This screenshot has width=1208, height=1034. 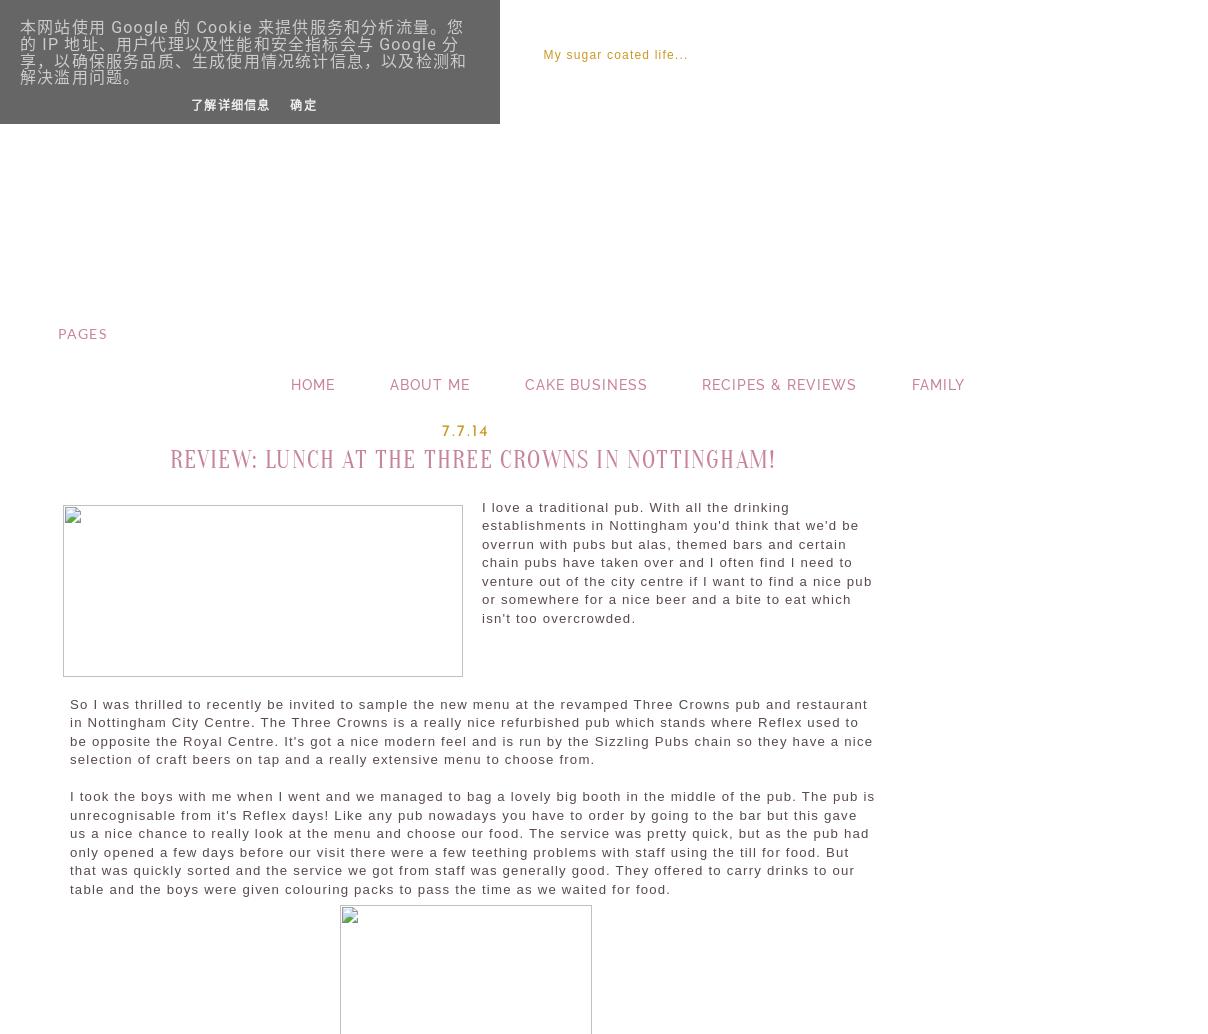 What do you see at coordinates (441, 429) in the screenshot?
I see `'7.7.14'` at bounding box center [441, 429].